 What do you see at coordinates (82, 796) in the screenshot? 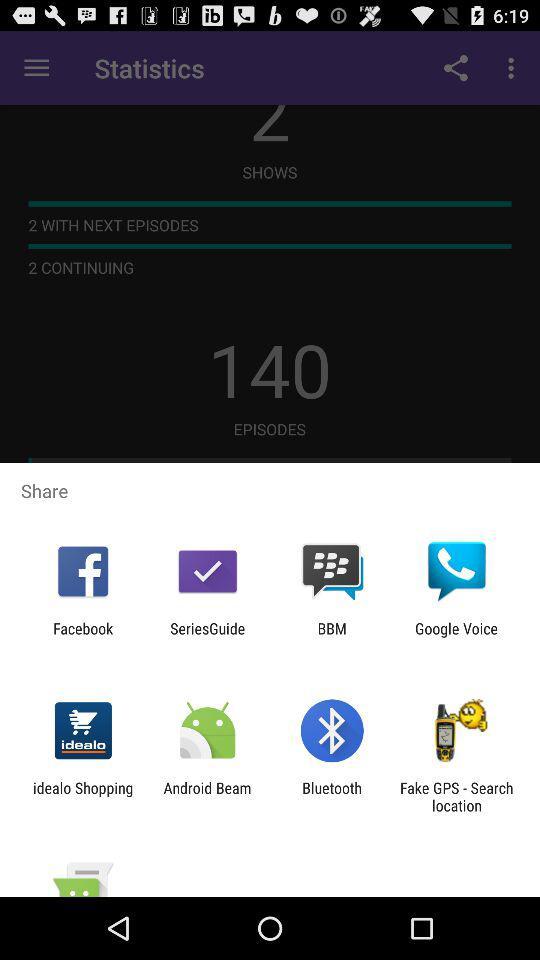
I see `the idealo shopping icon` at bounding box center [82, 796].